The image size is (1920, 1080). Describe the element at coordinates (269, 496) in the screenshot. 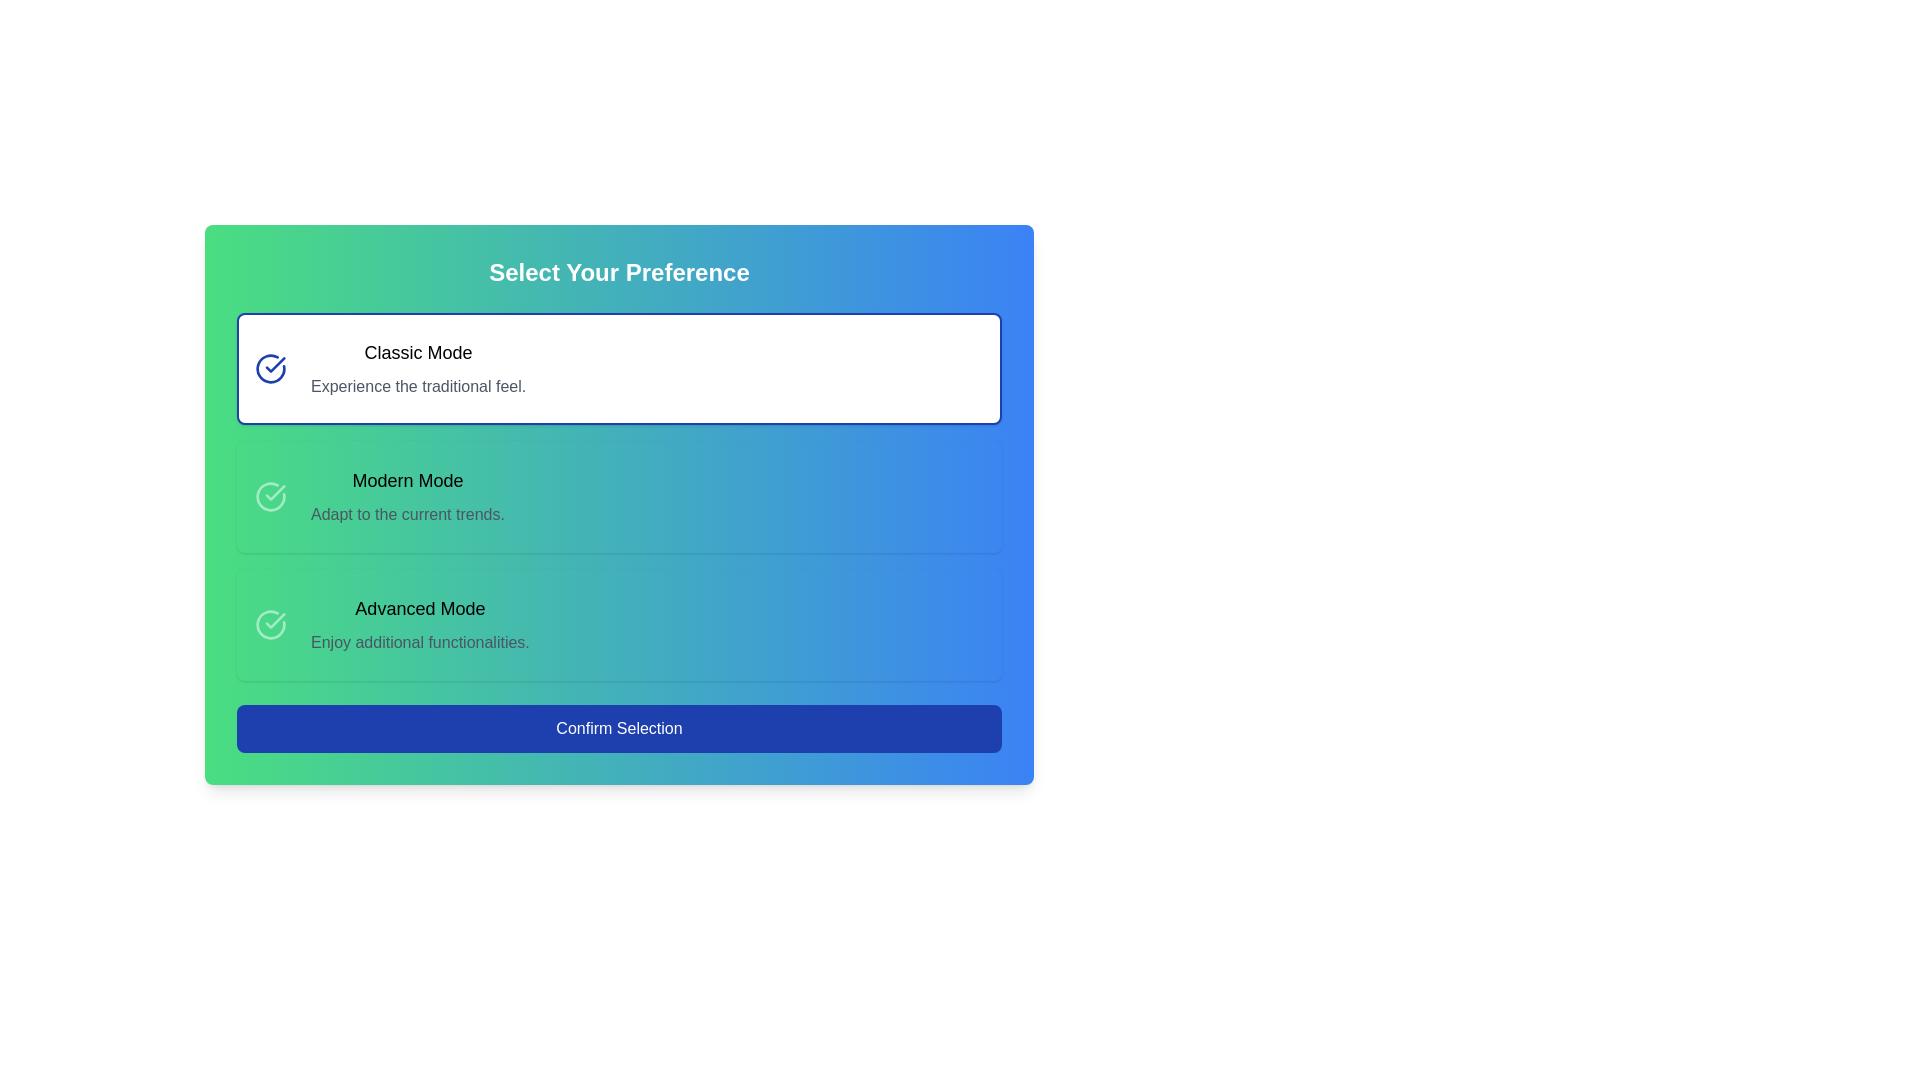

I see `the visual status of the 'Modern Mode' icon located next to the 'Modern Mode' option in the 'Select Your Preference' interface` at that location.